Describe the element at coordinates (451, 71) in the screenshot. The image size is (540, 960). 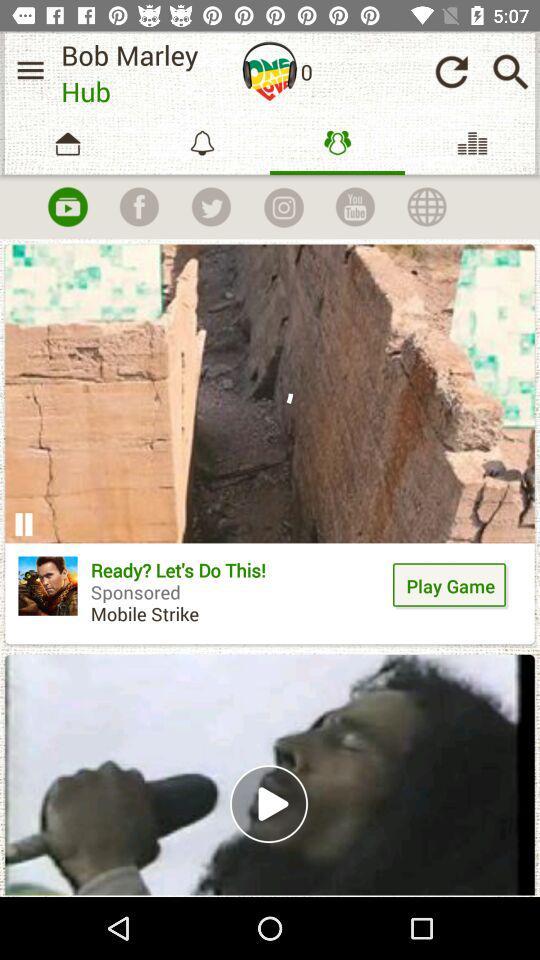
I see `the refresh icon` at that location.